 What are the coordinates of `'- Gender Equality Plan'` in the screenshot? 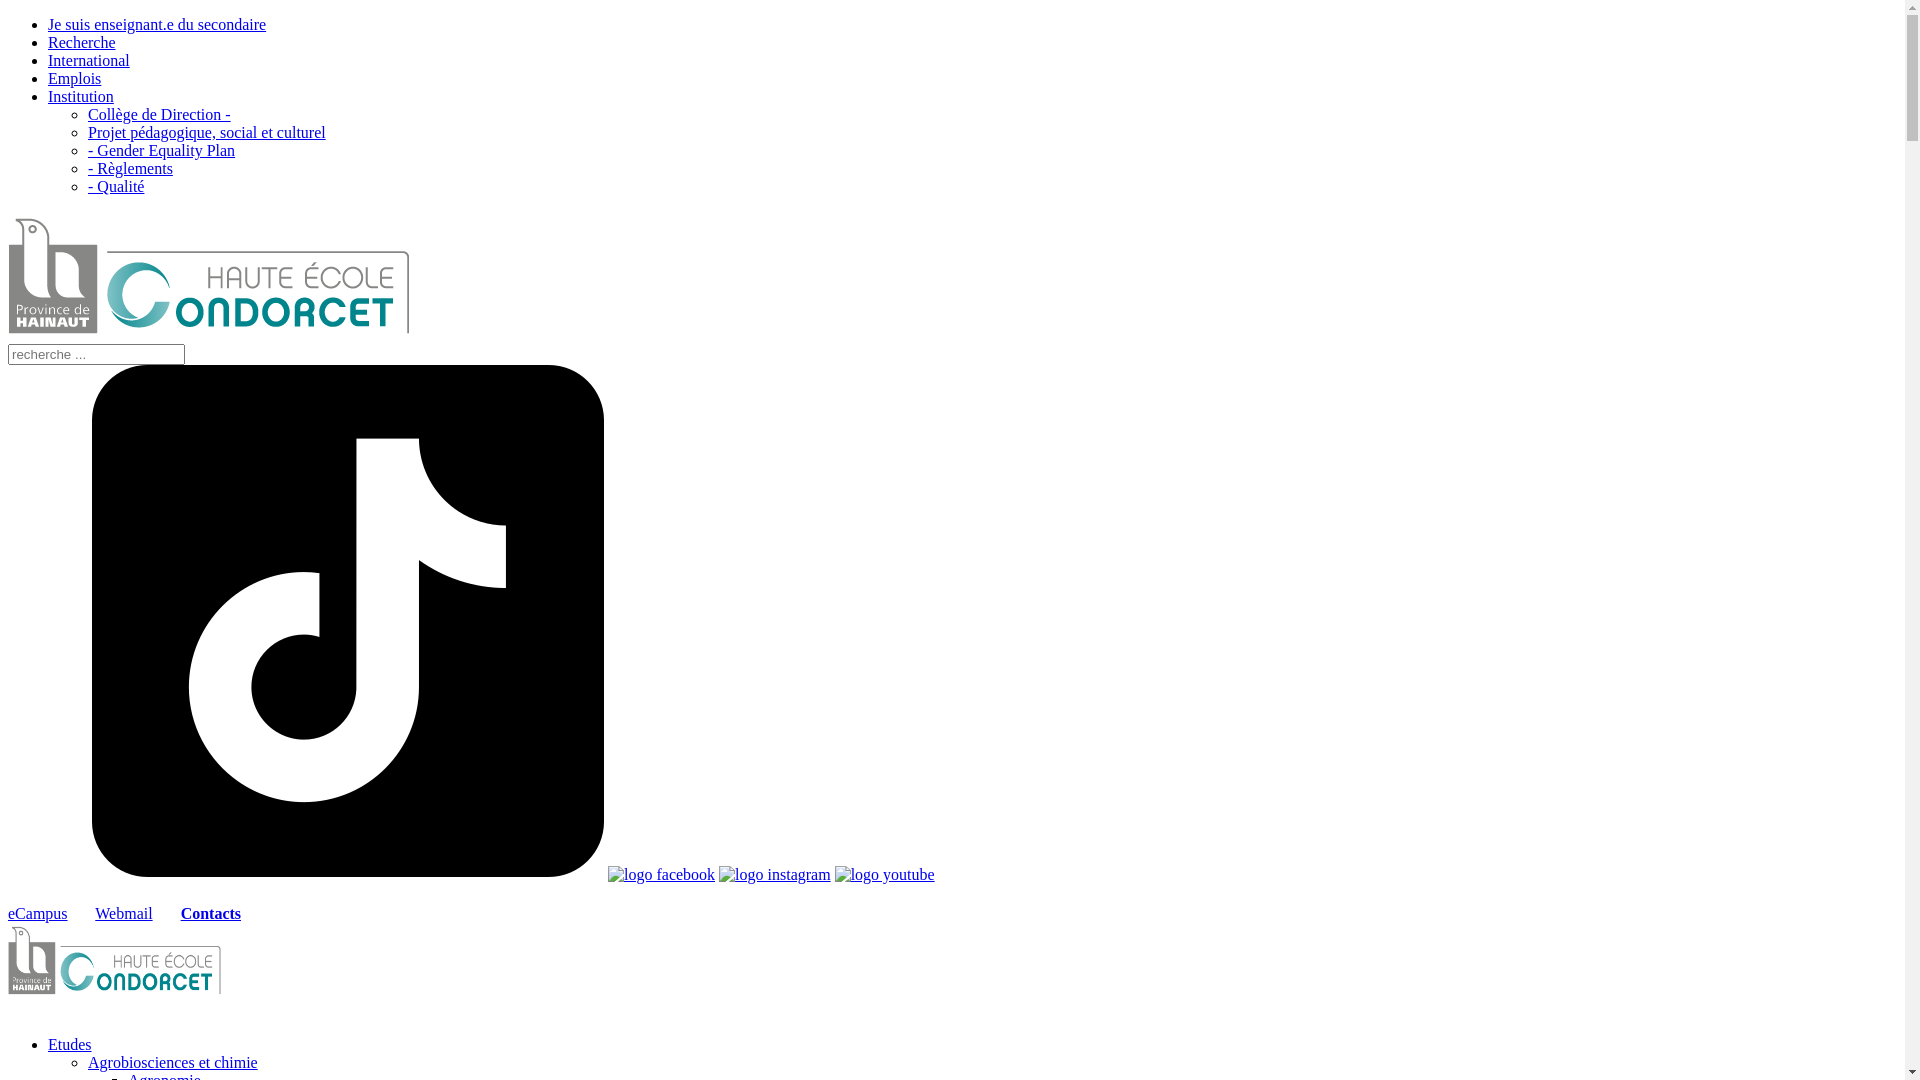 It's located at (161, 149).